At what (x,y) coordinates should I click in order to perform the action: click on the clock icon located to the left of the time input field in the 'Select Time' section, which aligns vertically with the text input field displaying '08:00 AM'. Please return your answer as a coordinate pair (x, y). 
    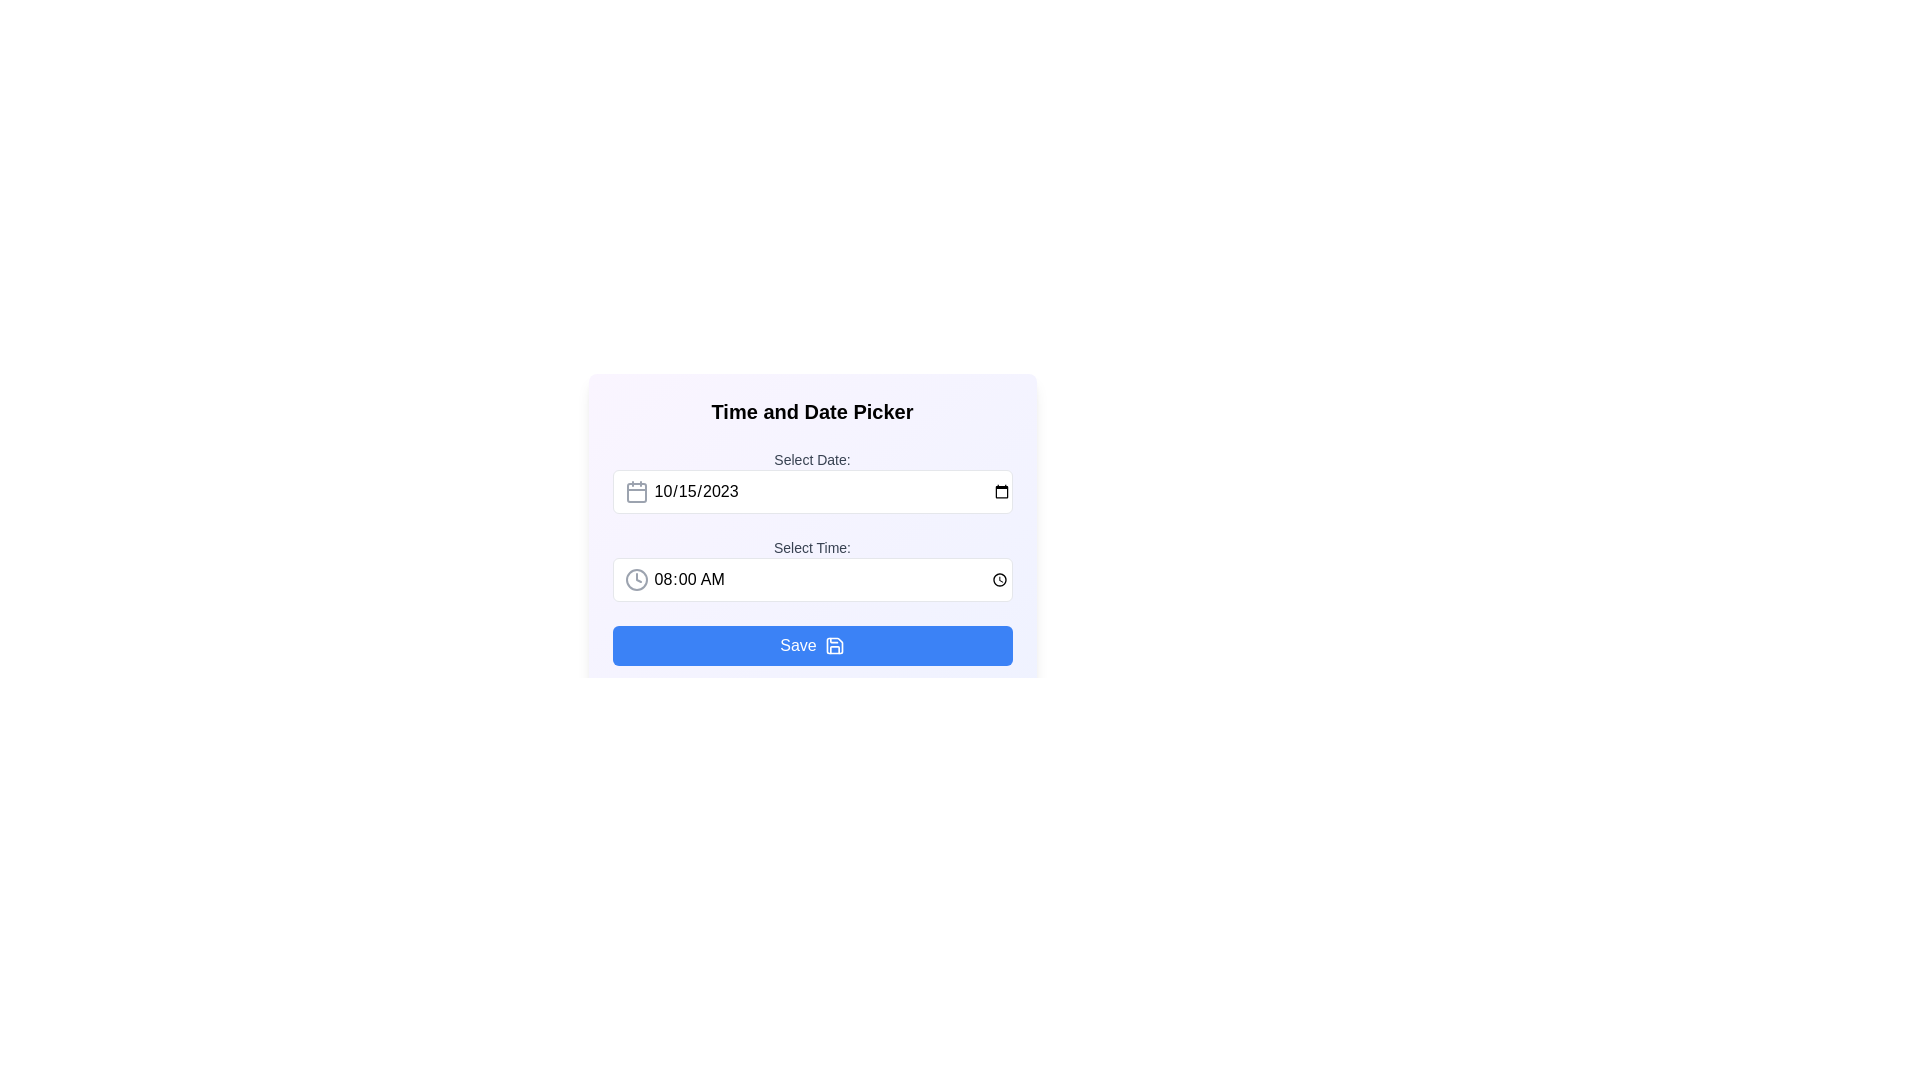
    Looking at the image, I should click on (635, 579).